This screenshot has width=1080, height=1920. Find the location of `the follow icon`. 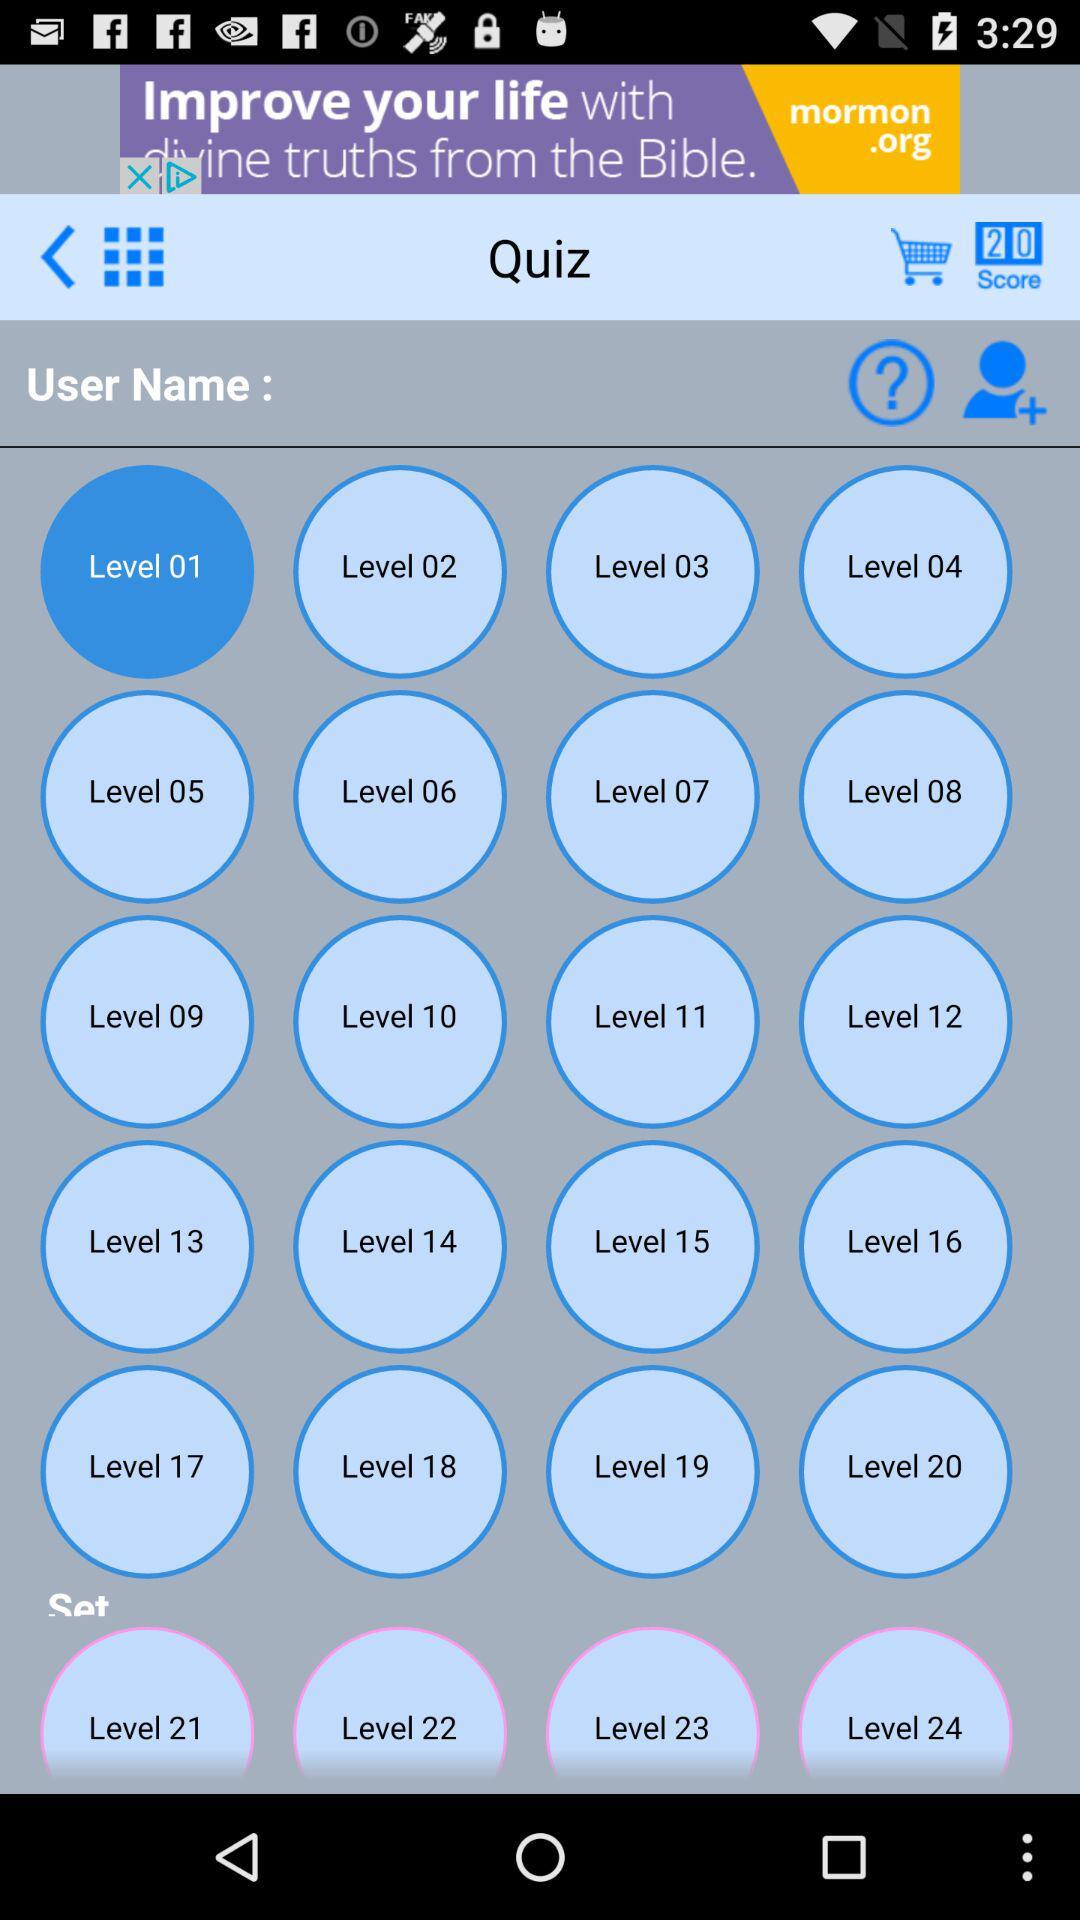

the follow icon is located at coordinates (1004, 408).